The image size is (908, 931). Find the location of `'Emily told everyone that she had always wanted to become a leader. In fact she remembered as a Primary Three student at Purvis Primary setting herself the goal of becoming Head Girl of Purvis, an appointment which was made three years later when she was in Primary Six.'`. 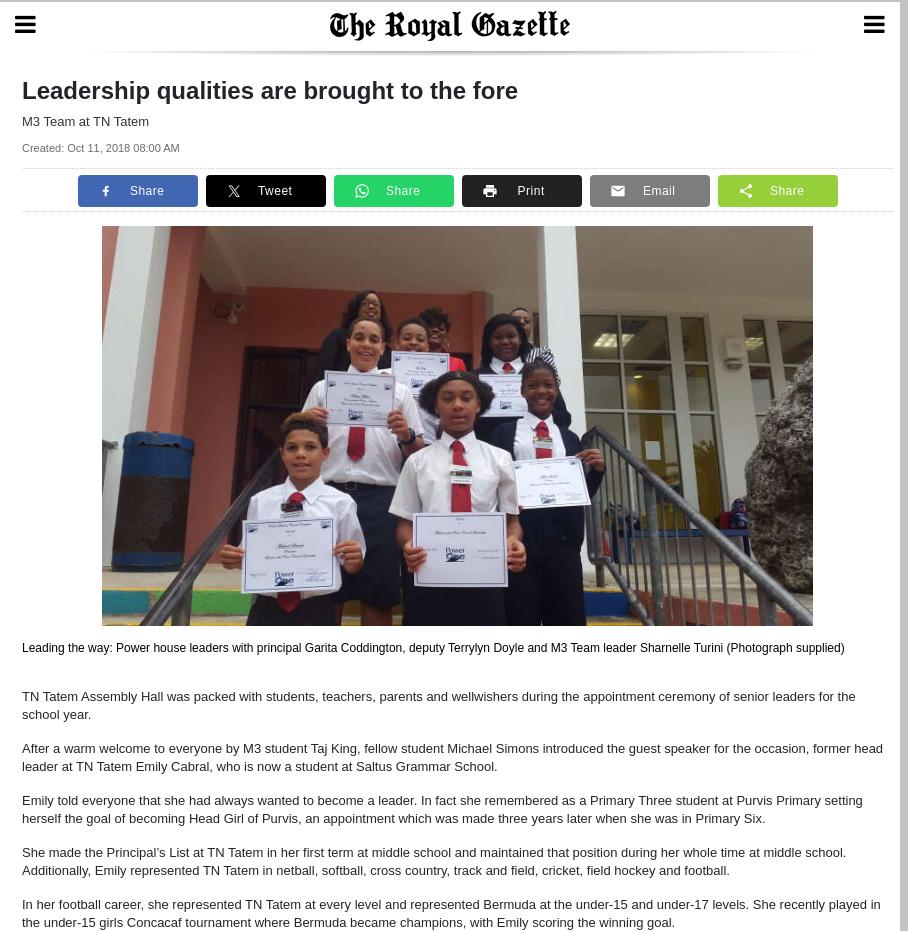

'Emily told everyone that she had always wanted to become a leader. In fact she remembered as a Primary Three student at Purvis Primary setting herself the goal of becoming Head Girl of Purvis, an appointment which was made three years later when she was in Primary Six.' is located at coordinates (442, 807).